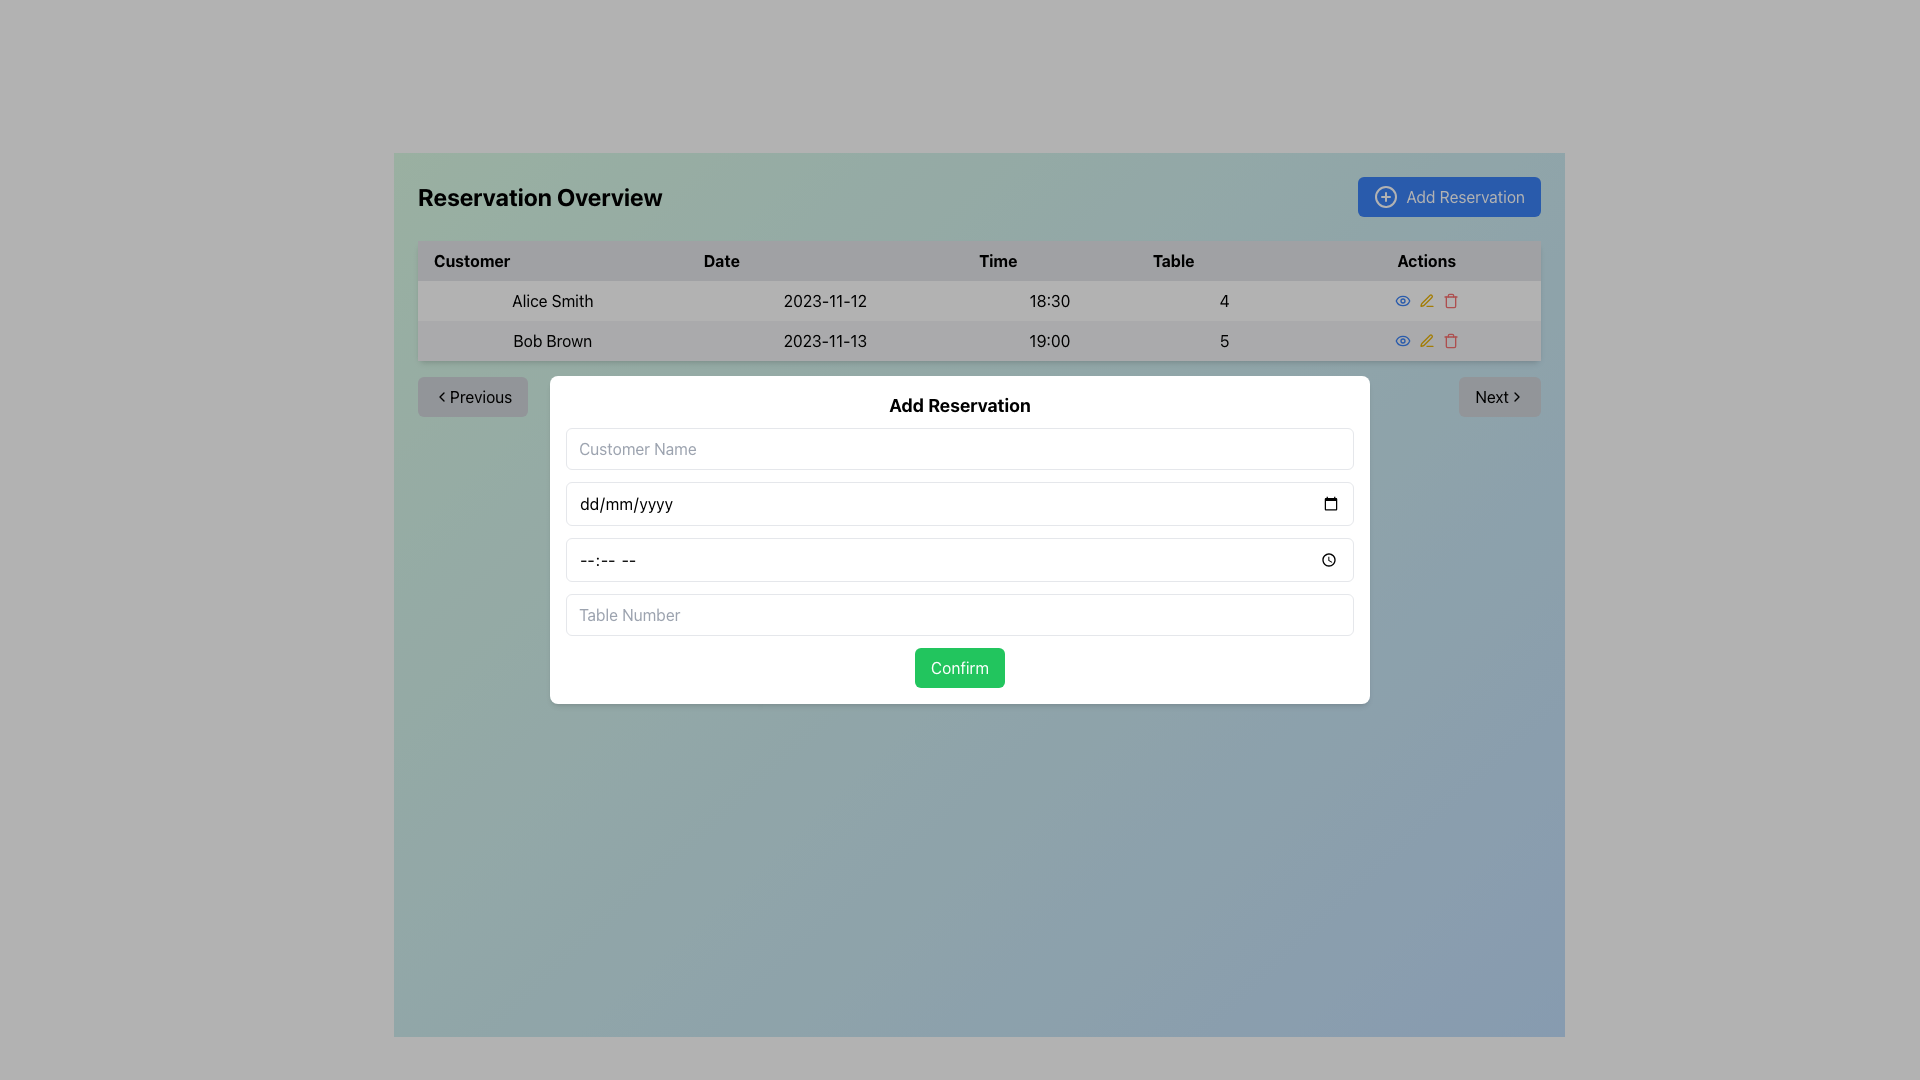 The width and height of the screenshot is (1920, 1080). What do you see at coordinates (1401, 300) in the screenshot?
I see `the view icon located under the 'Actions' column in the reservation table, specifically aligned with the second entry 'Bob Brown'` at bounding box center [1401, 300].